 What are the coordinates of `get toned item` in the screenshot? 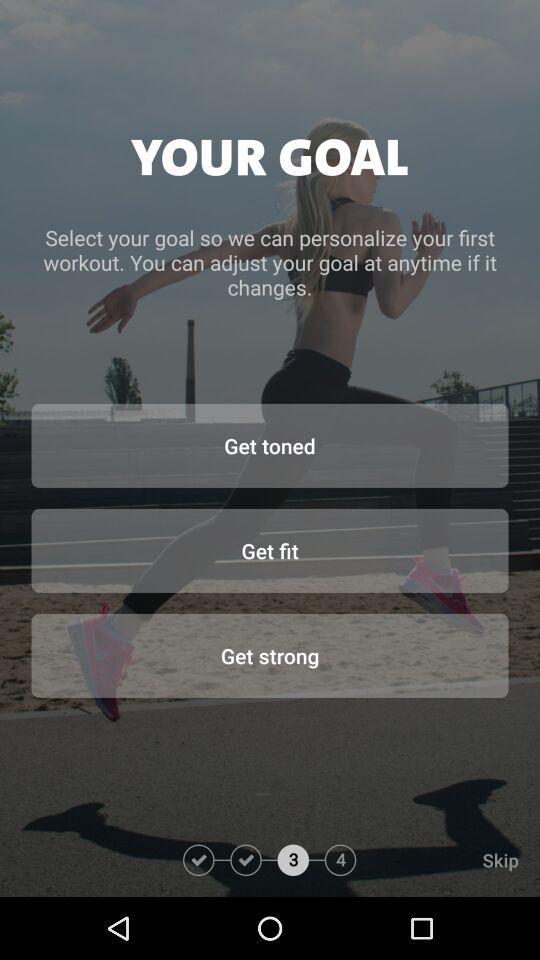 It's located at (270, 445).